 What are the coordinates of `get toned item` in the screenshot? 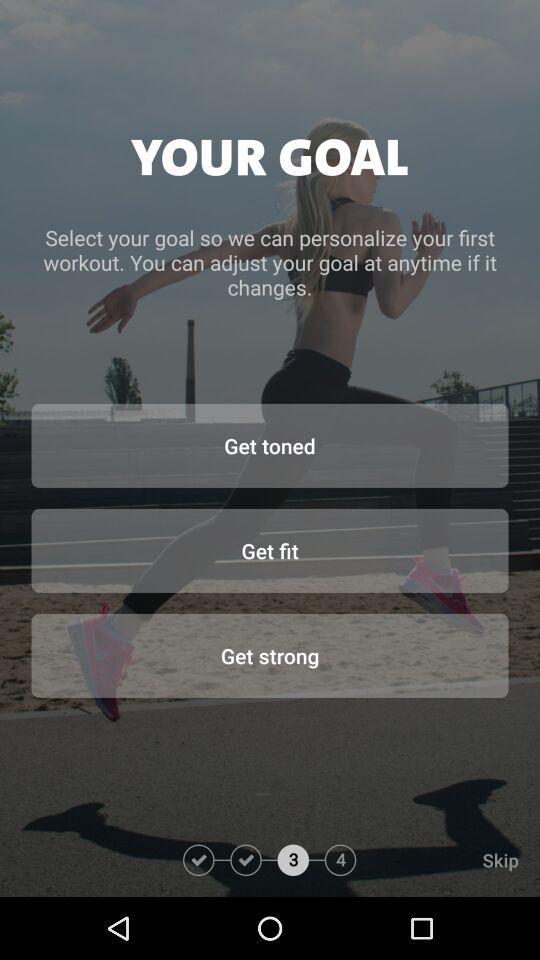 It's located at (270, 445).